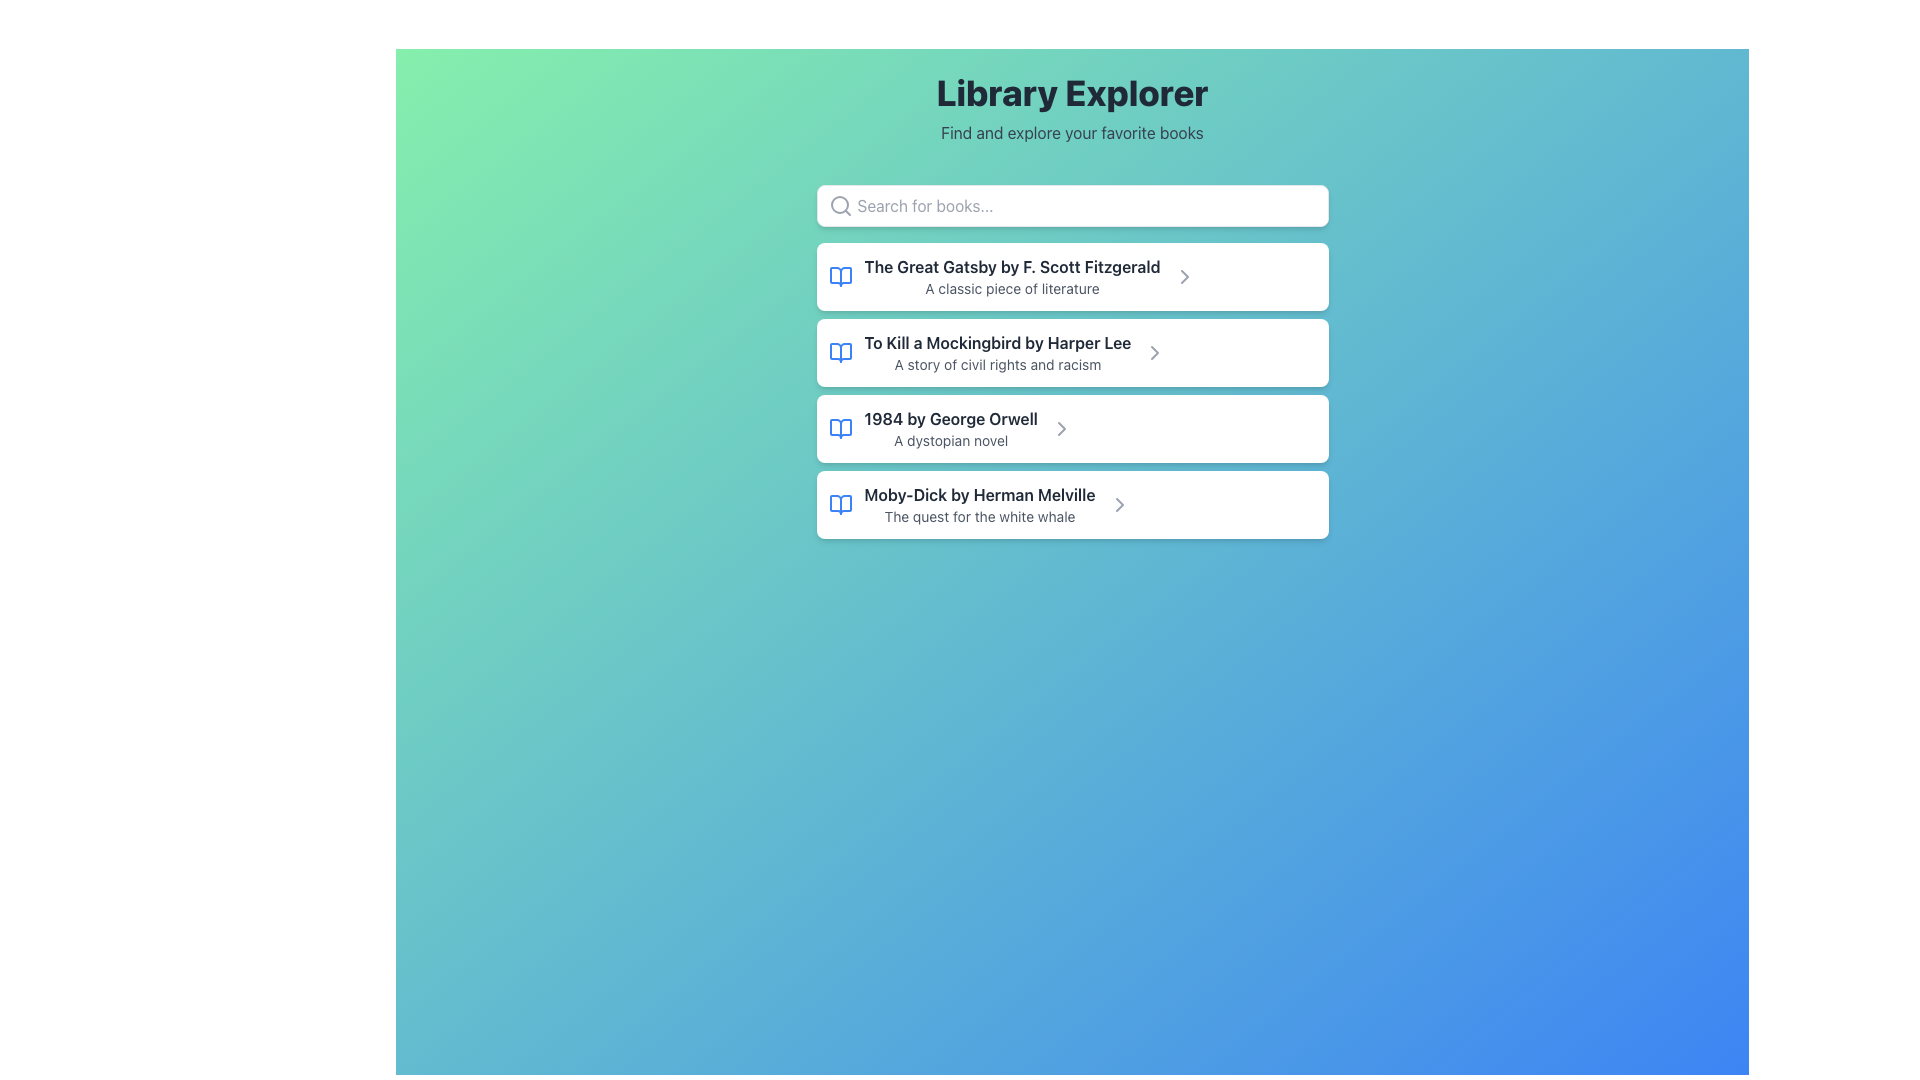  I want to click on the static text displaying 'The Great Gatsby by F. Scott Fitzgerald', which is the primary title in a book entry card, so click(1012, 265).